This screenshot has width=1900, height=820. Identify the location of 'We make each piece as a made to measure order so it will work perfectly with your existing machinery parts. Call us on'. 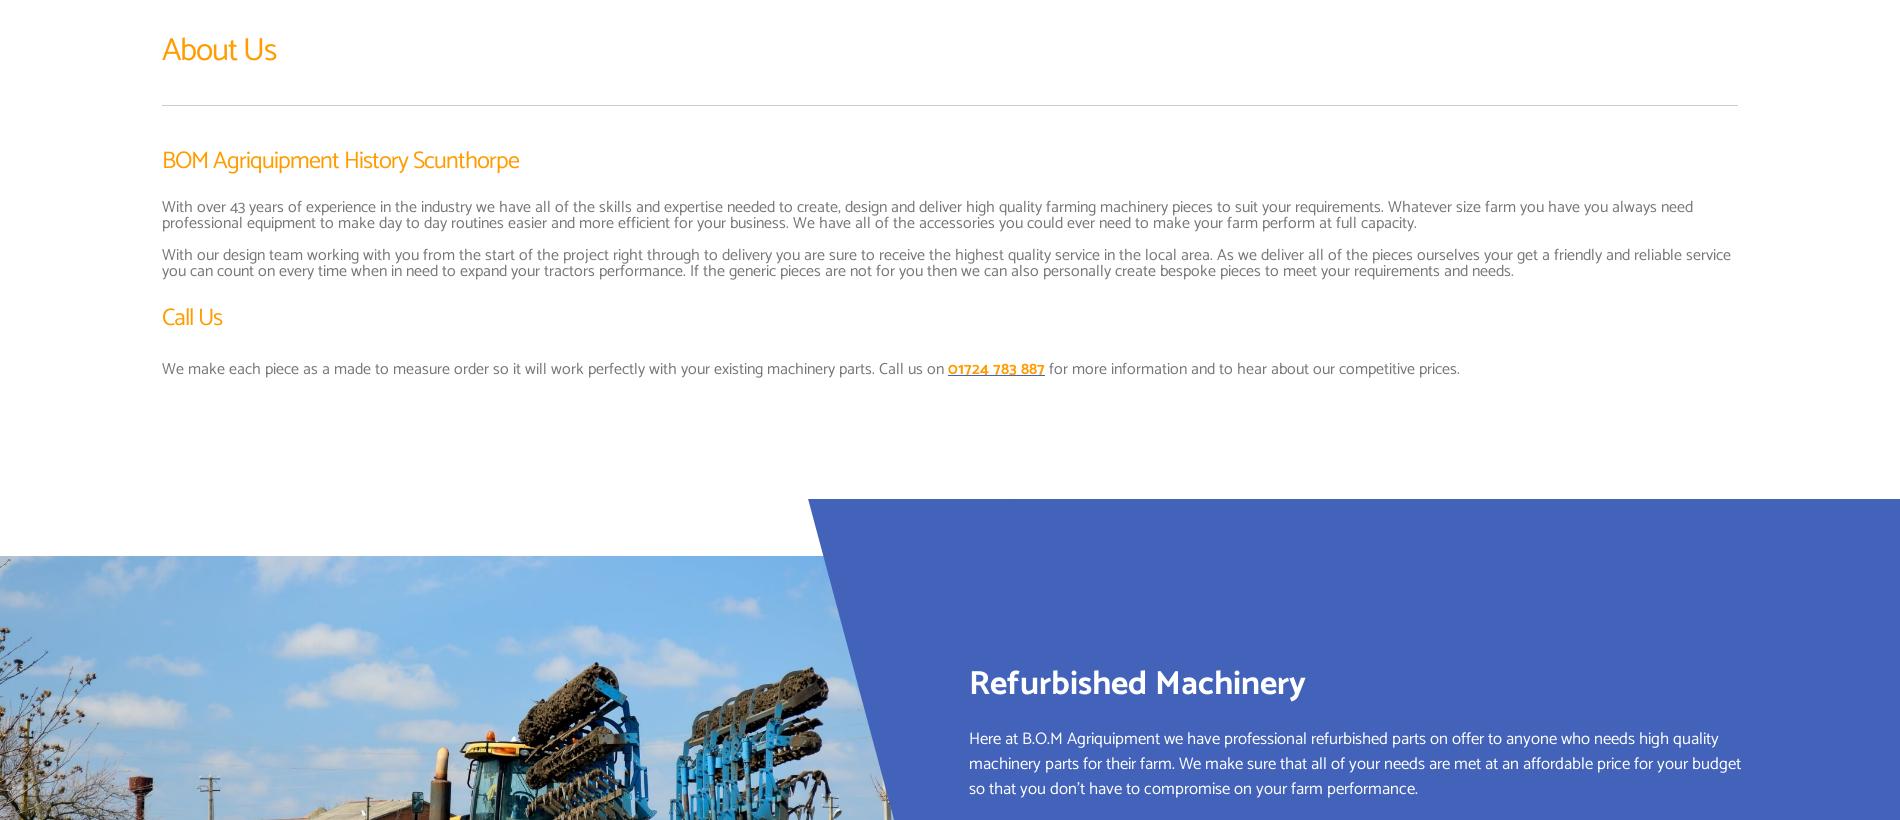
(554, 368).